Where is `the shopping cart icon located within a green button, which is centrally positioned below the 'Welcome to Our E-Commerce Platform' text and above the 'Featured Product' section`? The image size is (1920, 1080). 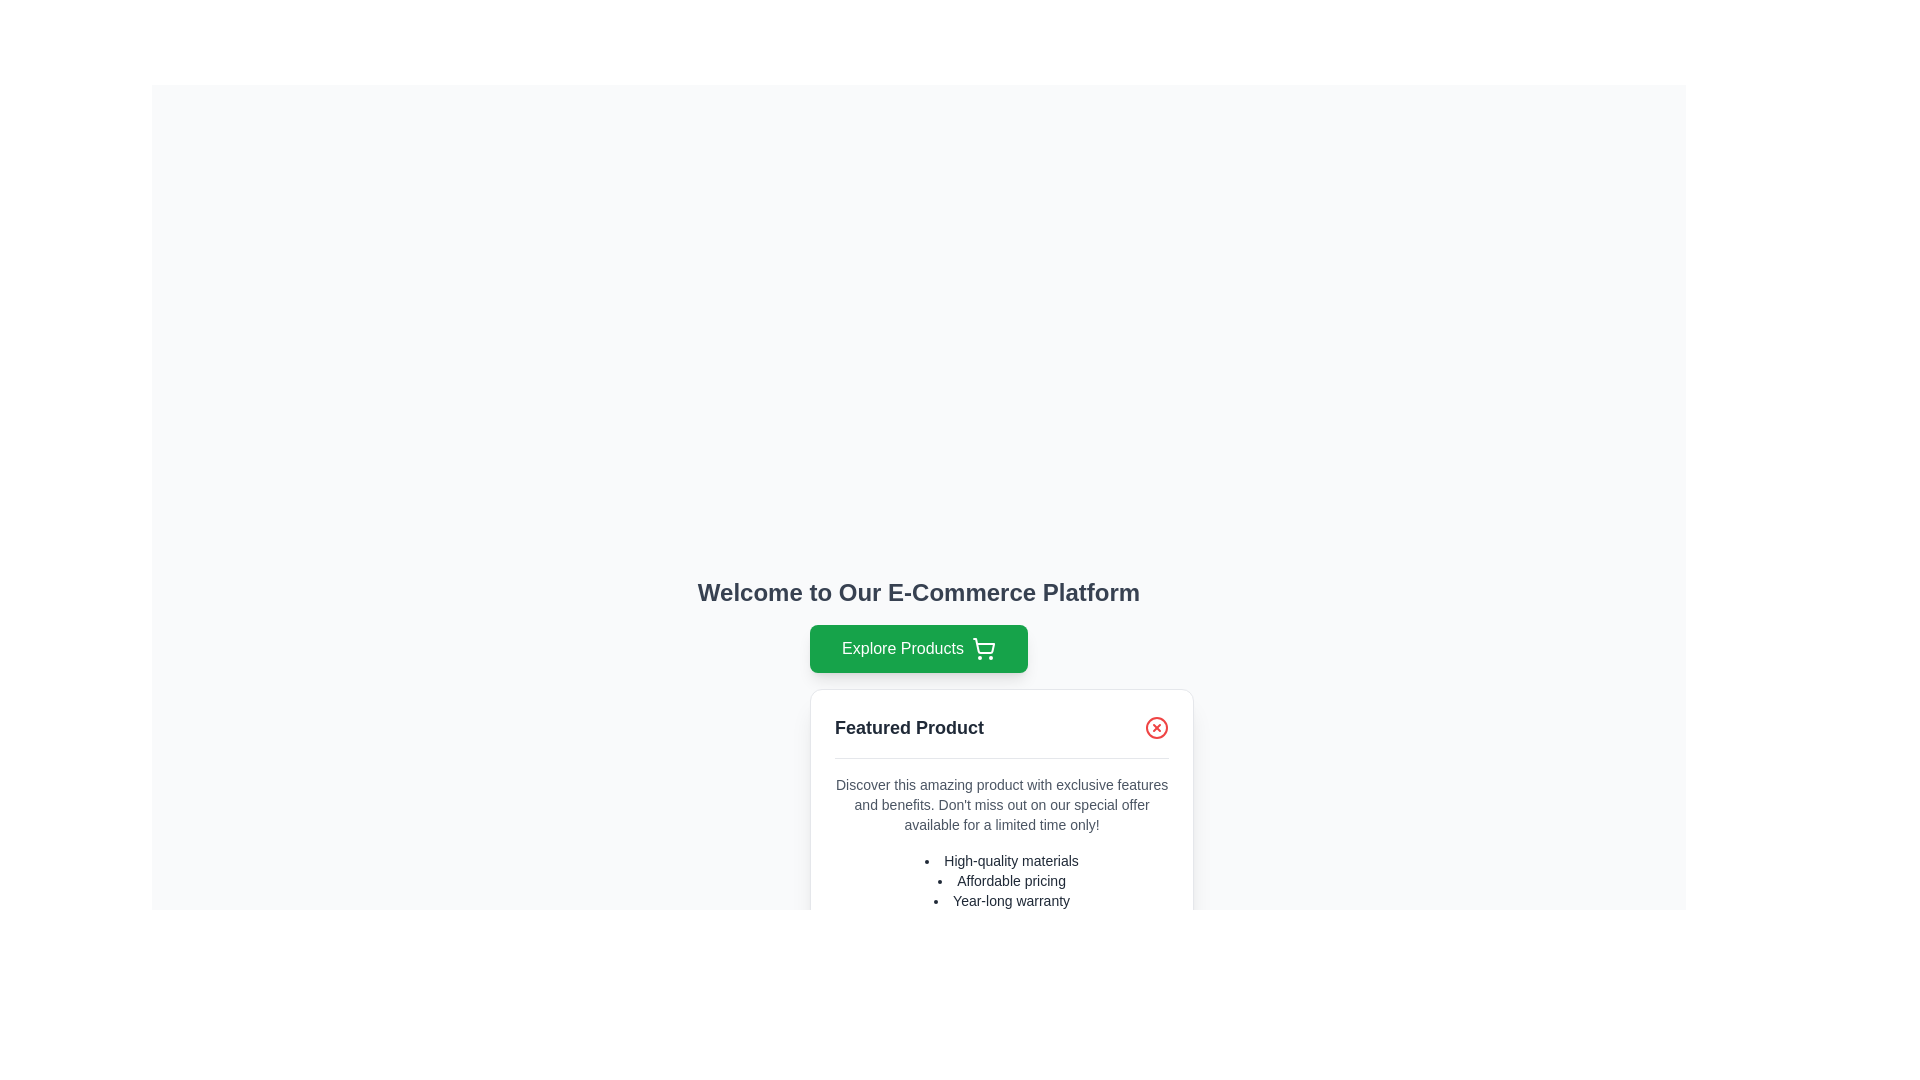 the shopping cart icon located within a green button, which is centrally positioned below the 'Welcome to Our E-Commerce Platform' text and above the 'Featured Product' section is located at coordinates (983, 646).